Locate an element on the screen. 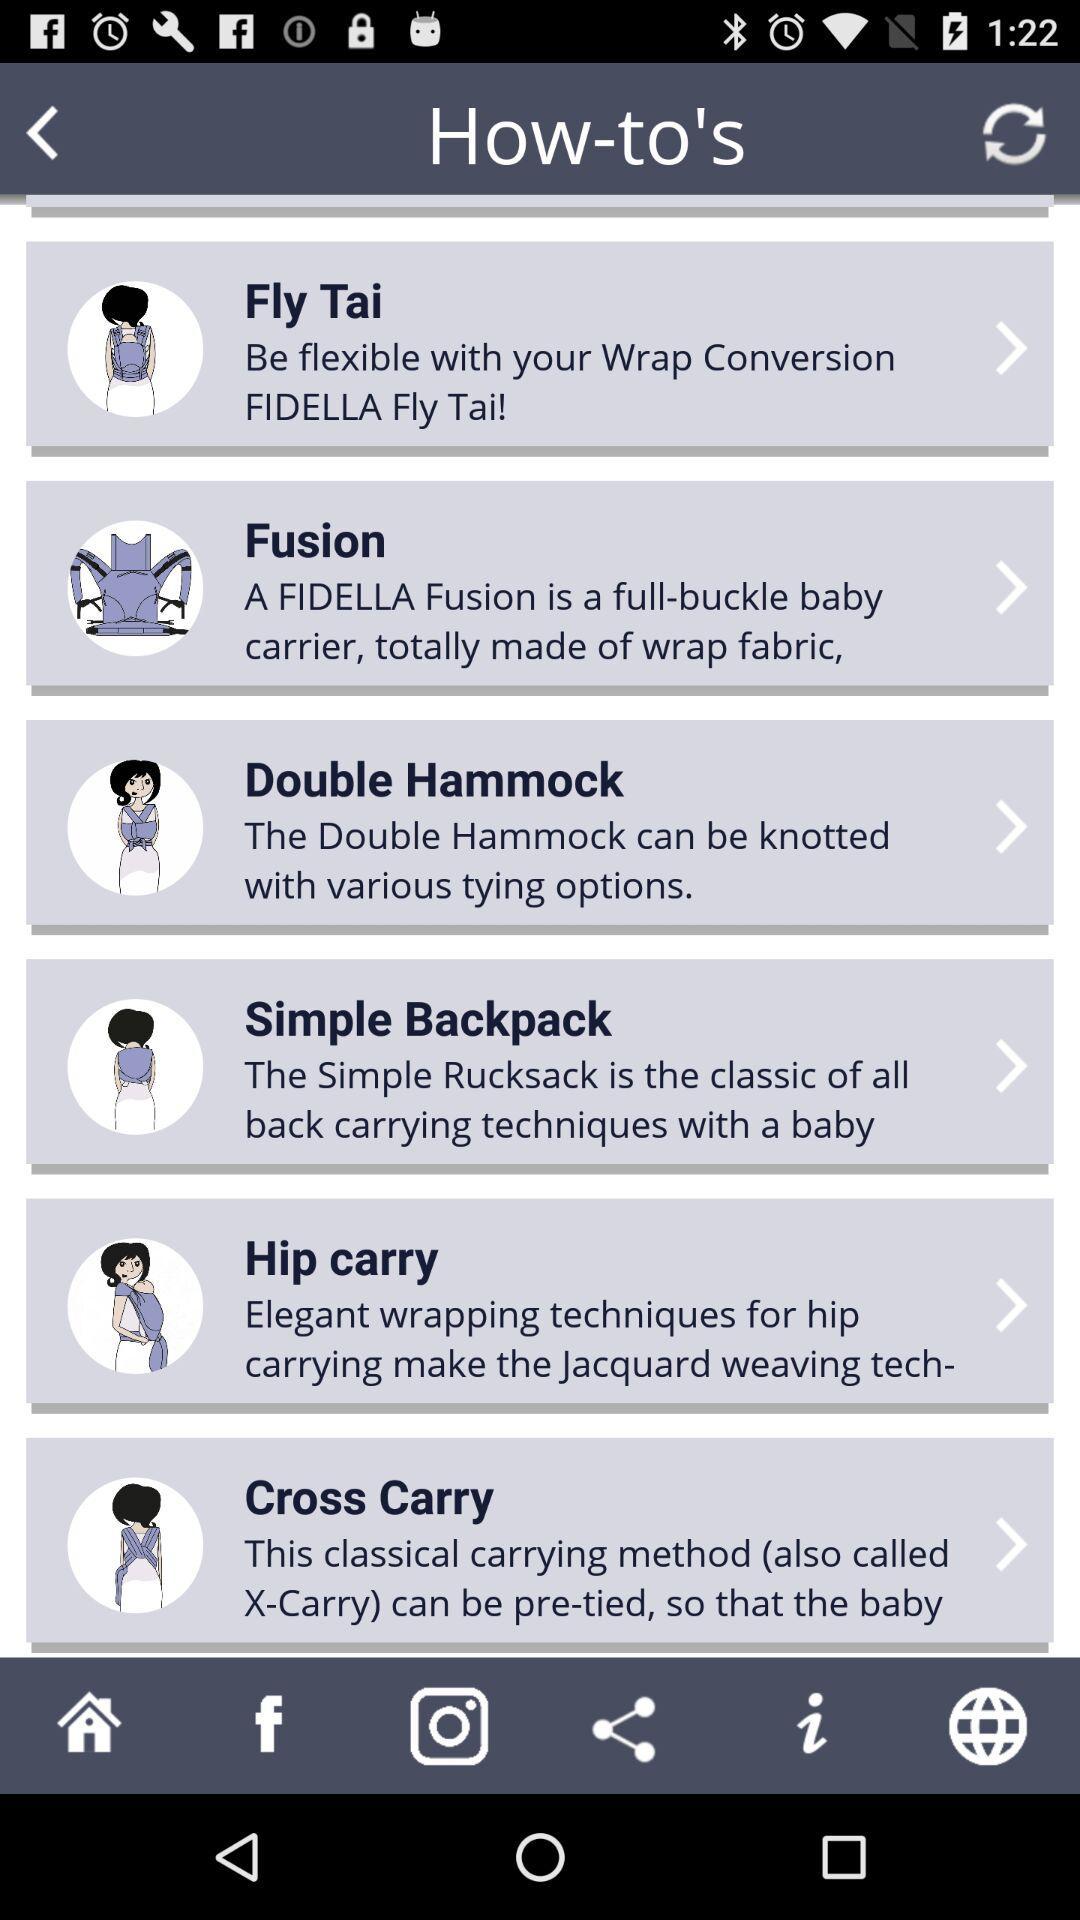 This screenshot has height=1920, width=1080. the a fidella fusion is located at coordinates (606, 619).